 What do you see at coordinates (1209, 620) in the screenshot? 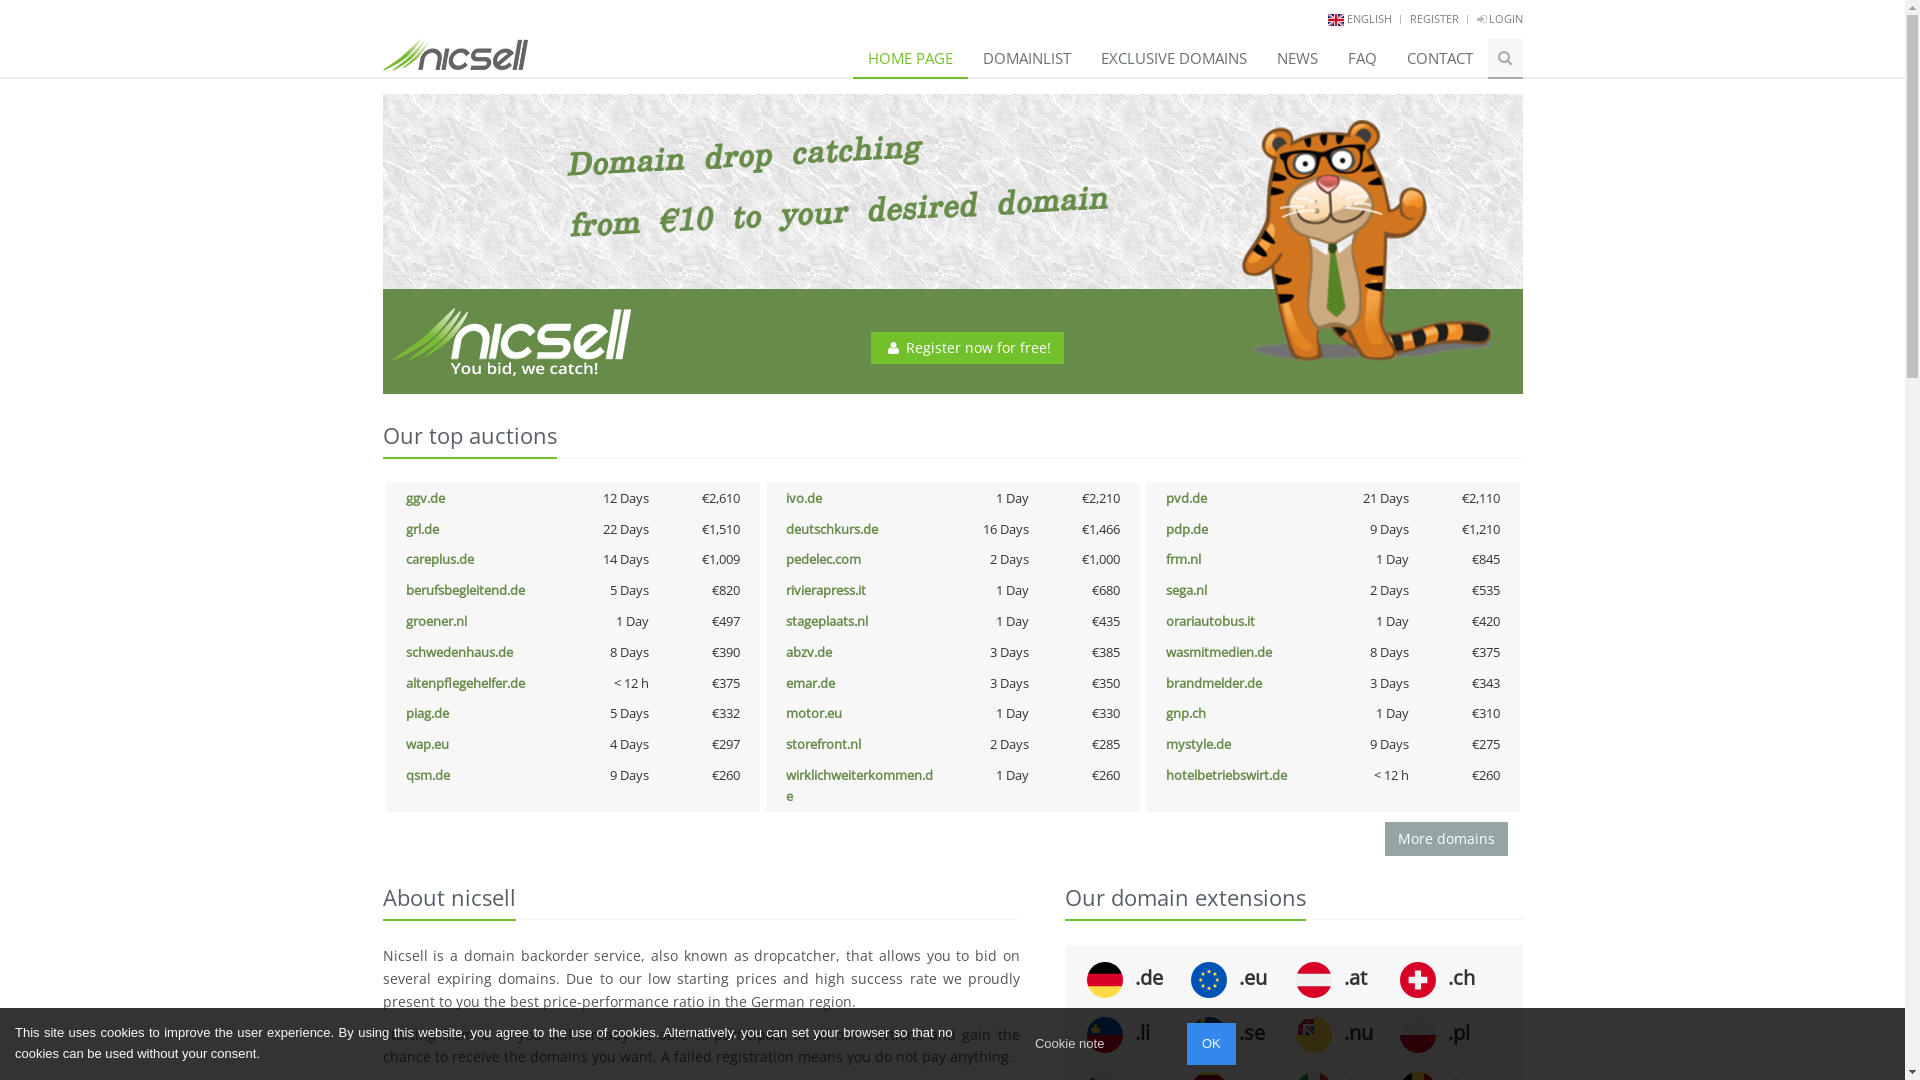
I see `'orariautobus.it'` at bounding box center [1209, 620].